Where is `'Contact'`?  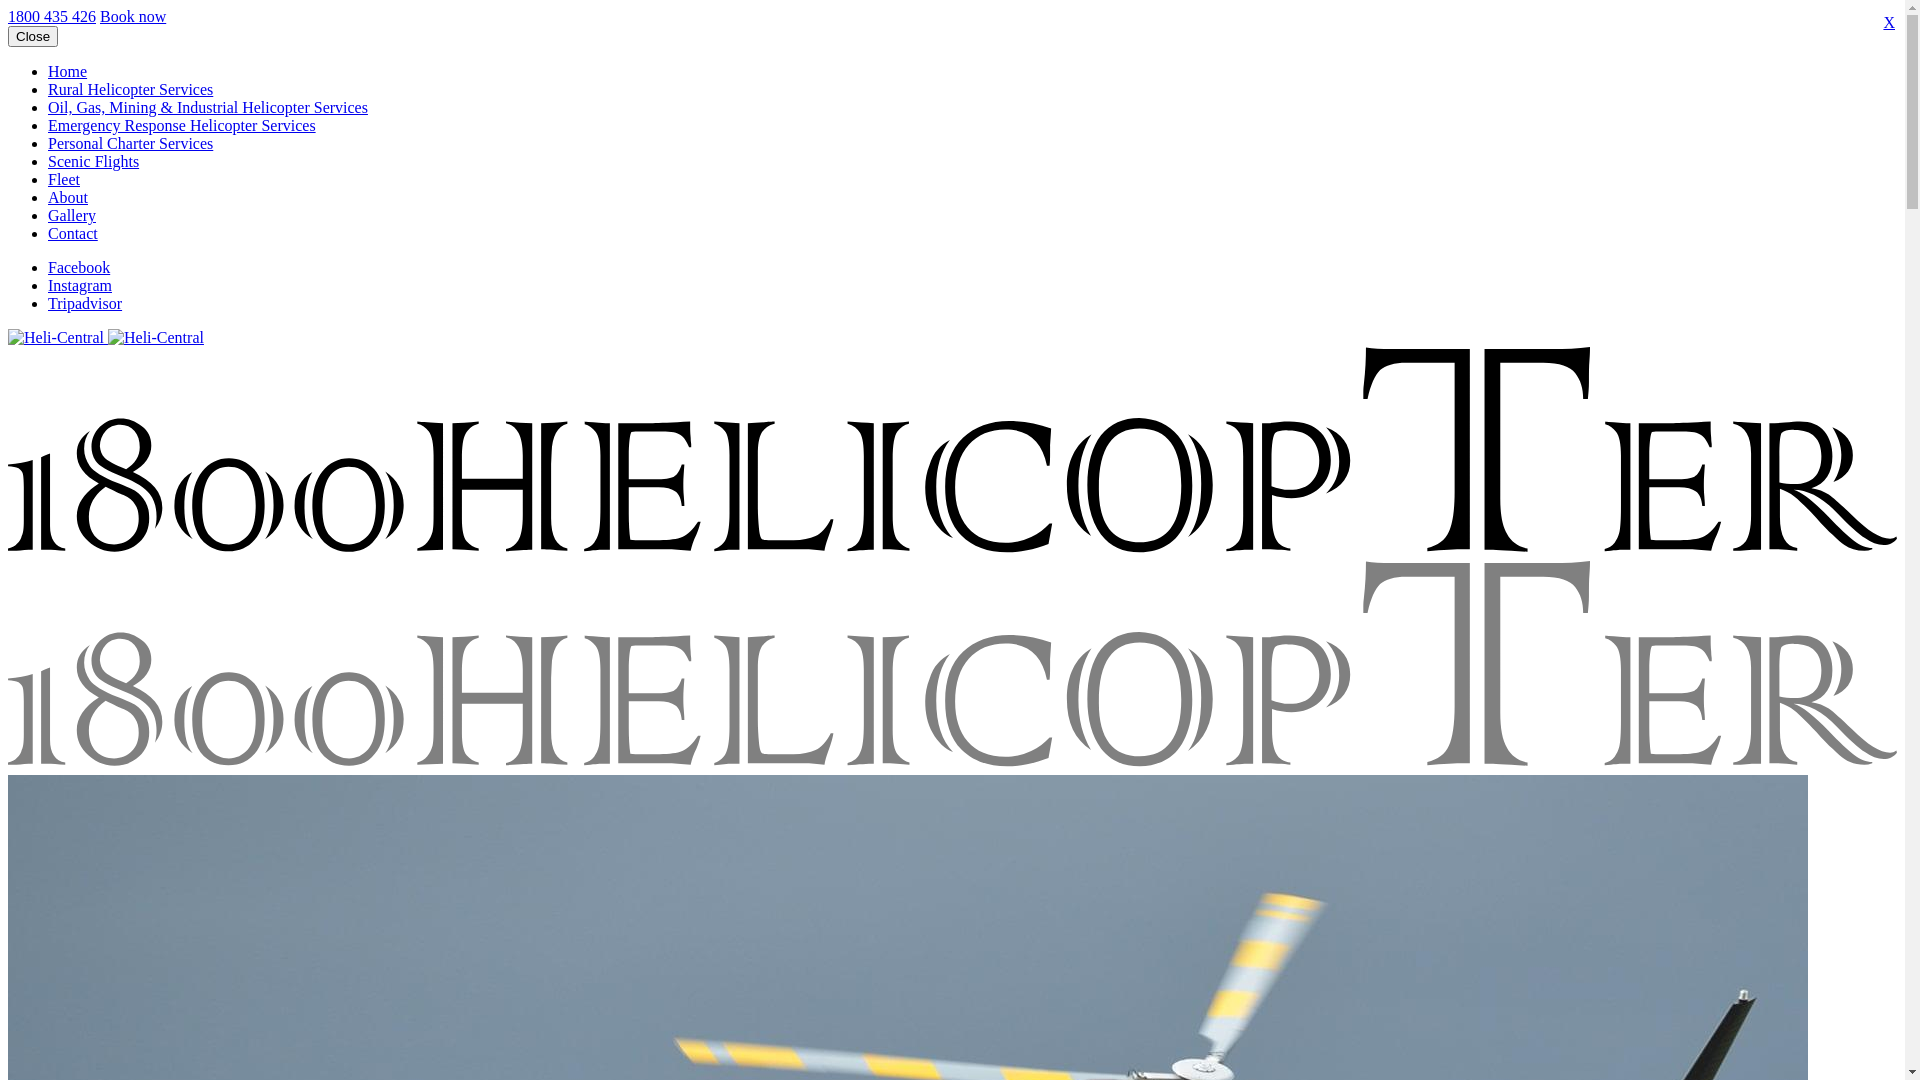 'Contact' is located at coordinates (72, 232).